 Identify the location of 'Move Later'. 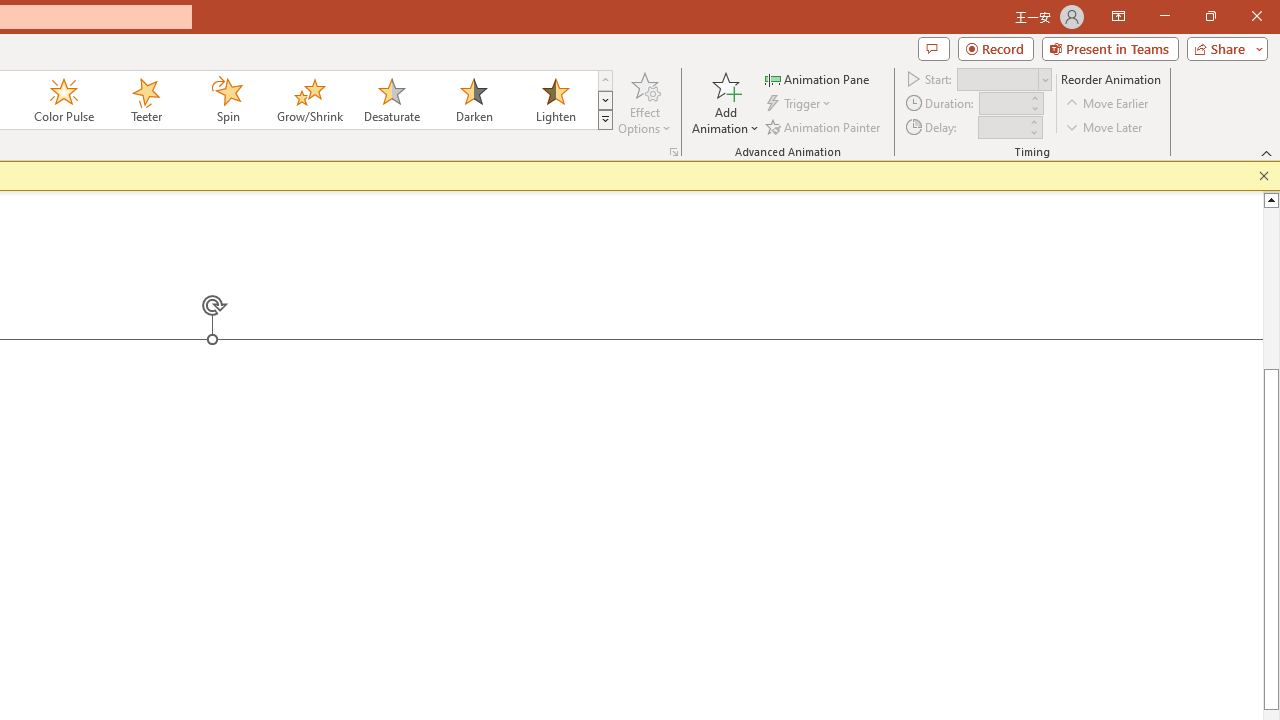
(1104, 127).